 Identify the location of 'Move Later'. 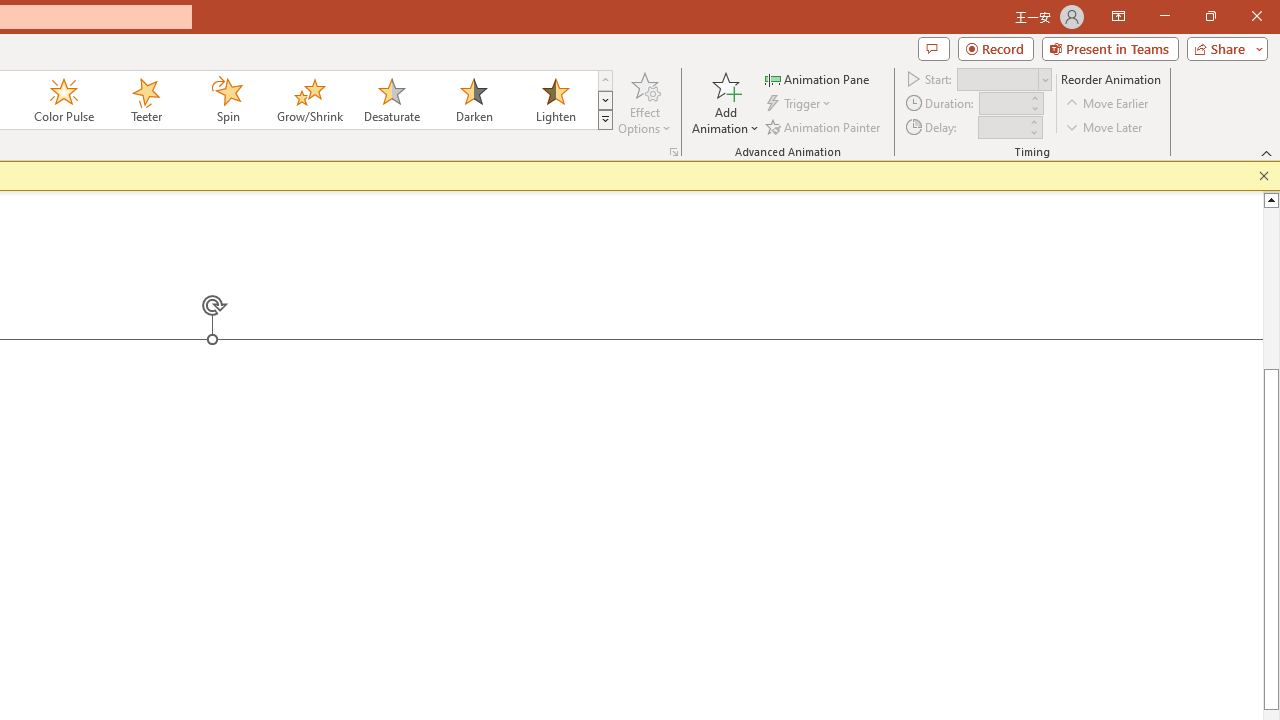
(1104, 127).